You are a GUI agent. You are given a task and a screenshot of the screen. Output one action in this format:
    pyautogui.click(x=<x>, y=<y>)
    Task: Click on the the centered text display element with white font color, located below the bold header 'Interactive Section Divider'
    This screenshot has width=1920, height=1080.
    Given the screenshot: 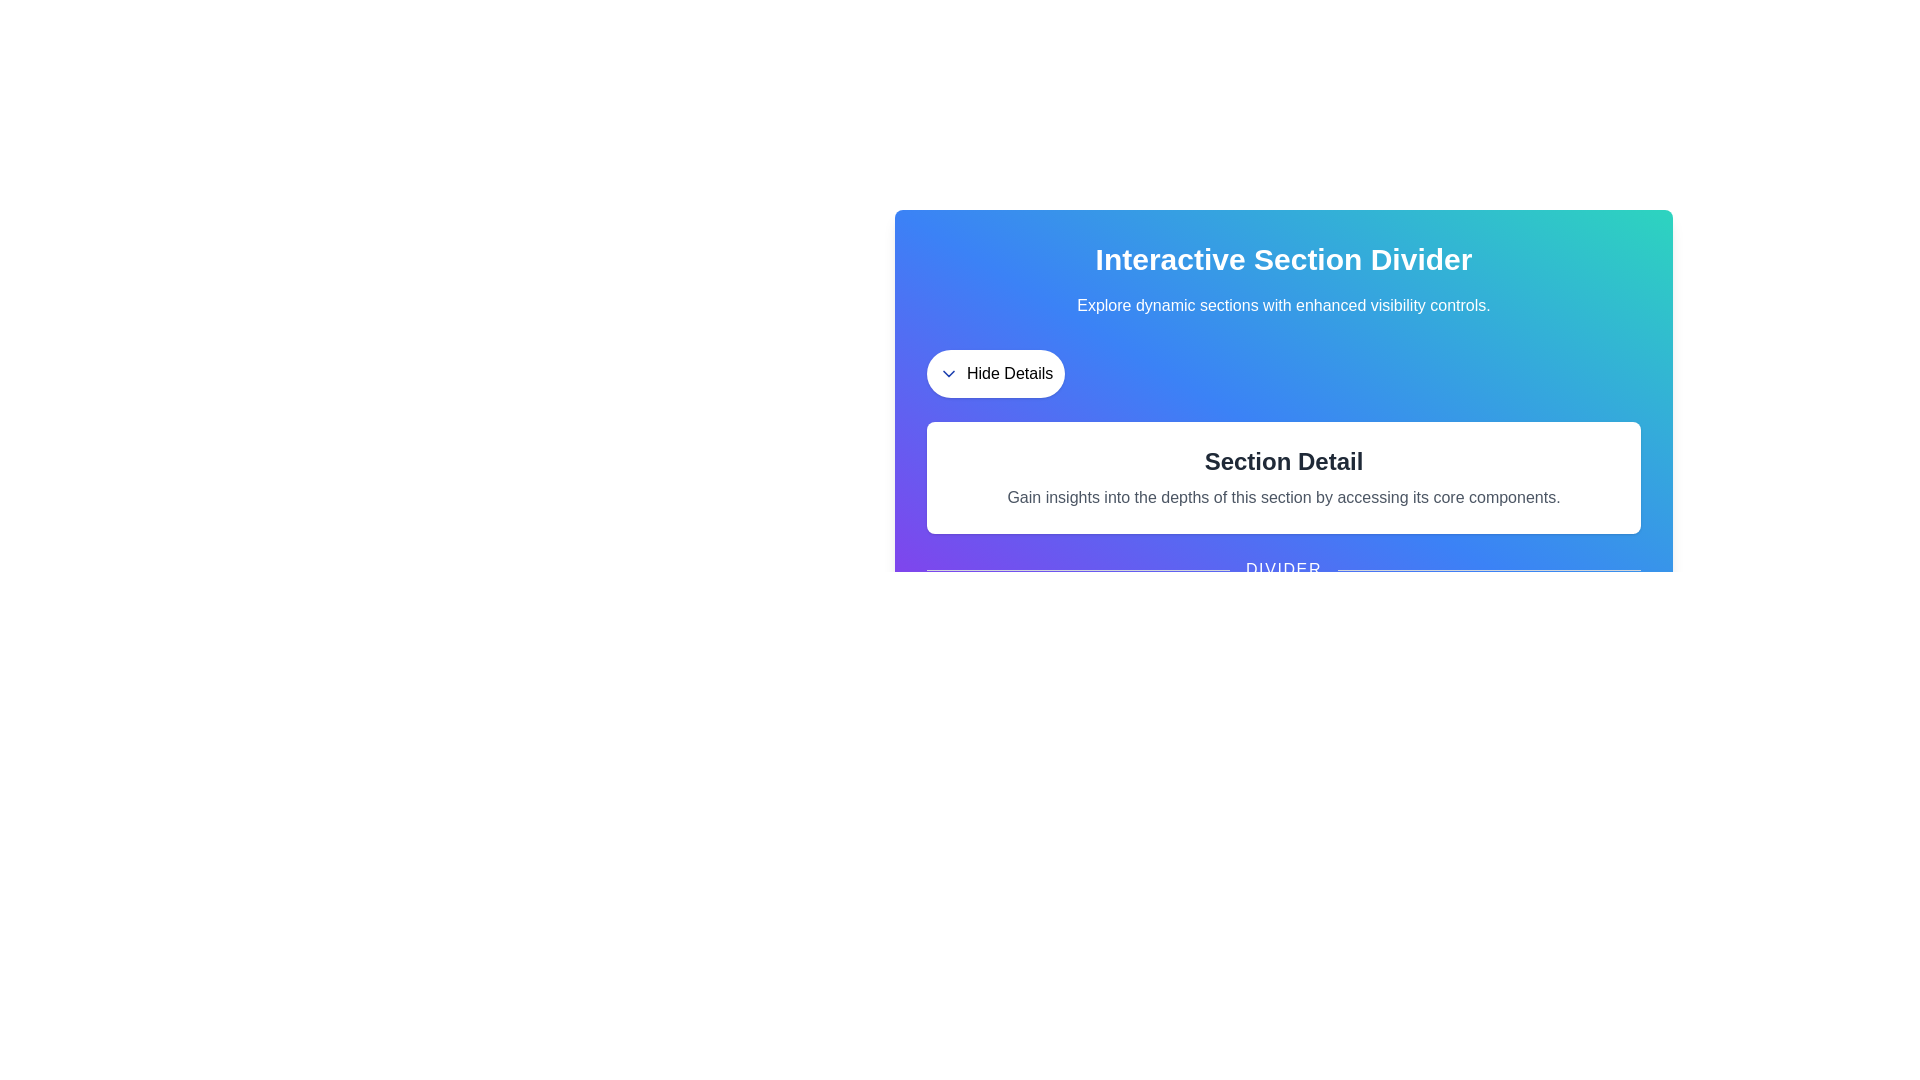 What is the action you would take?
    pyautogui.click(x=1283, y=305)
    